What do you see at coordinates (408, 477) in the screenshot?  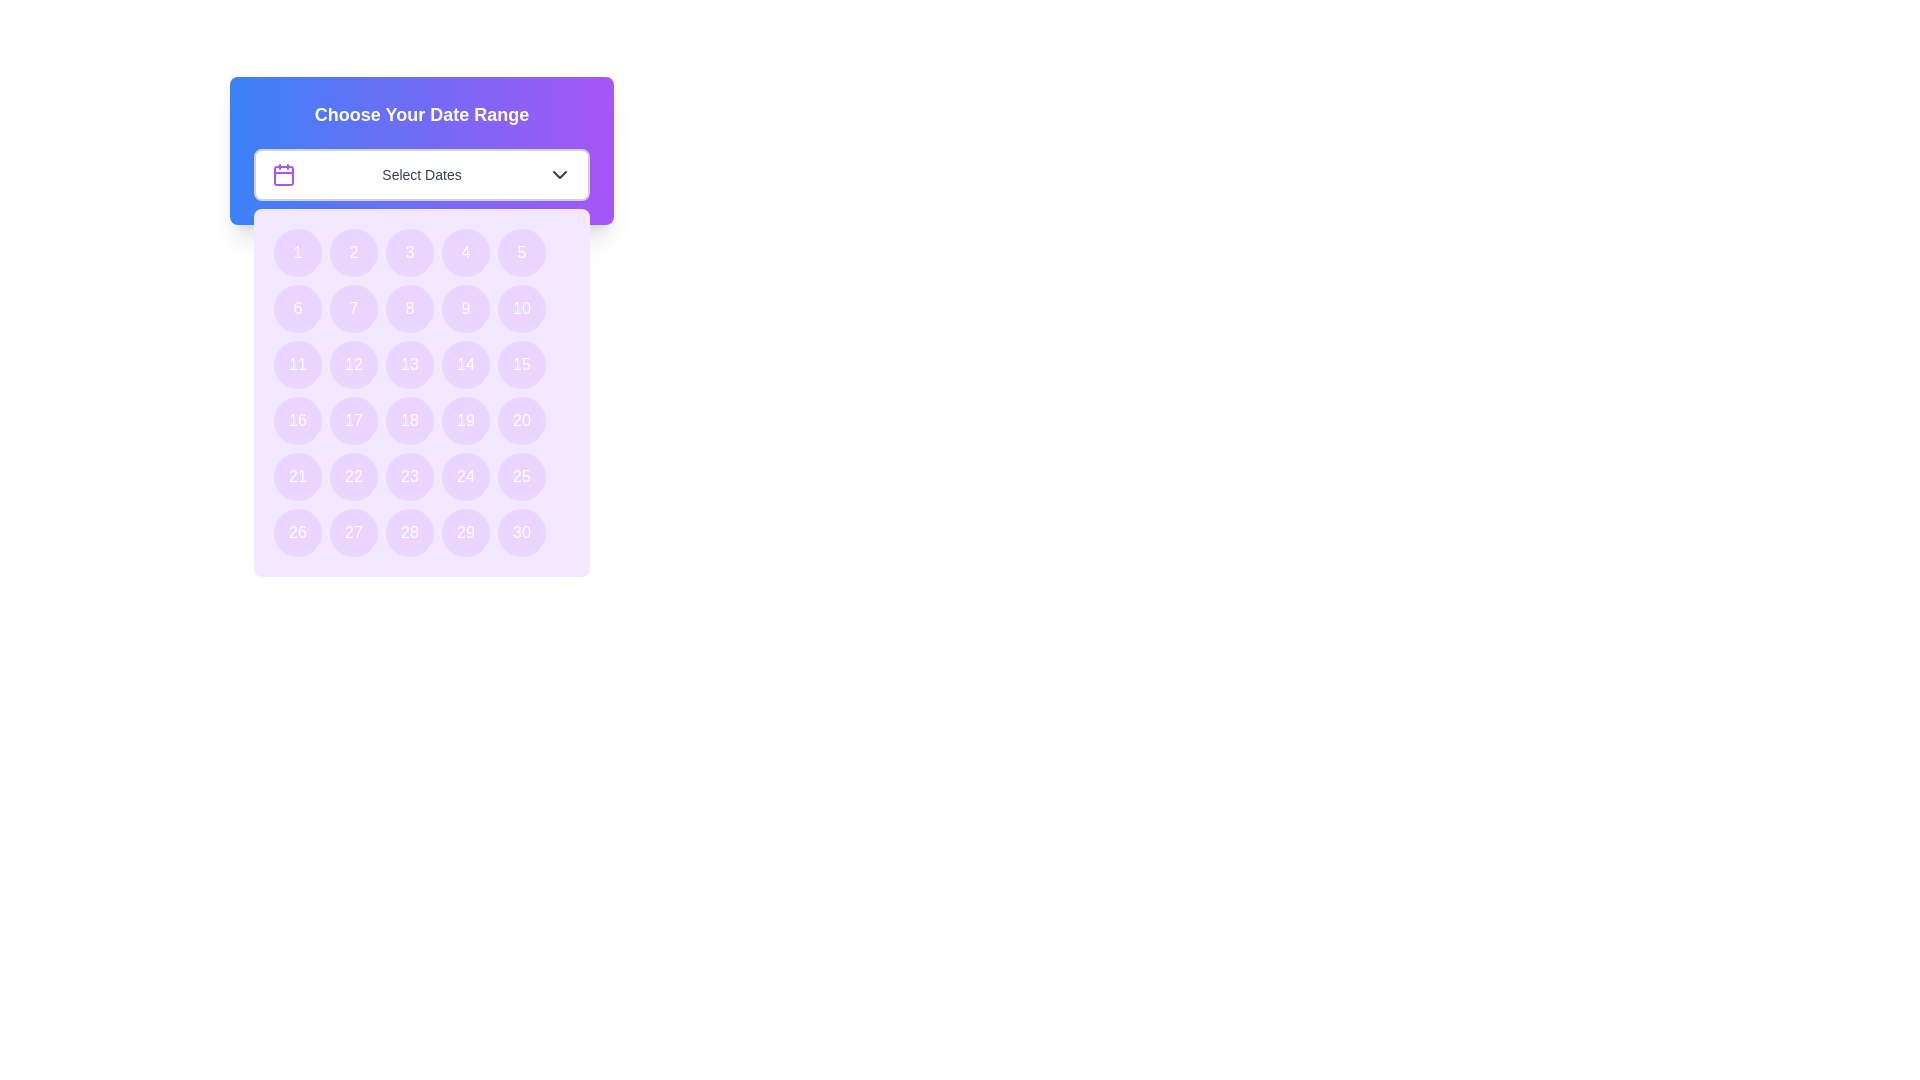 I see `the selectable day button for the date '23' in the calendar grid widget` at bounding box center [408, 477].